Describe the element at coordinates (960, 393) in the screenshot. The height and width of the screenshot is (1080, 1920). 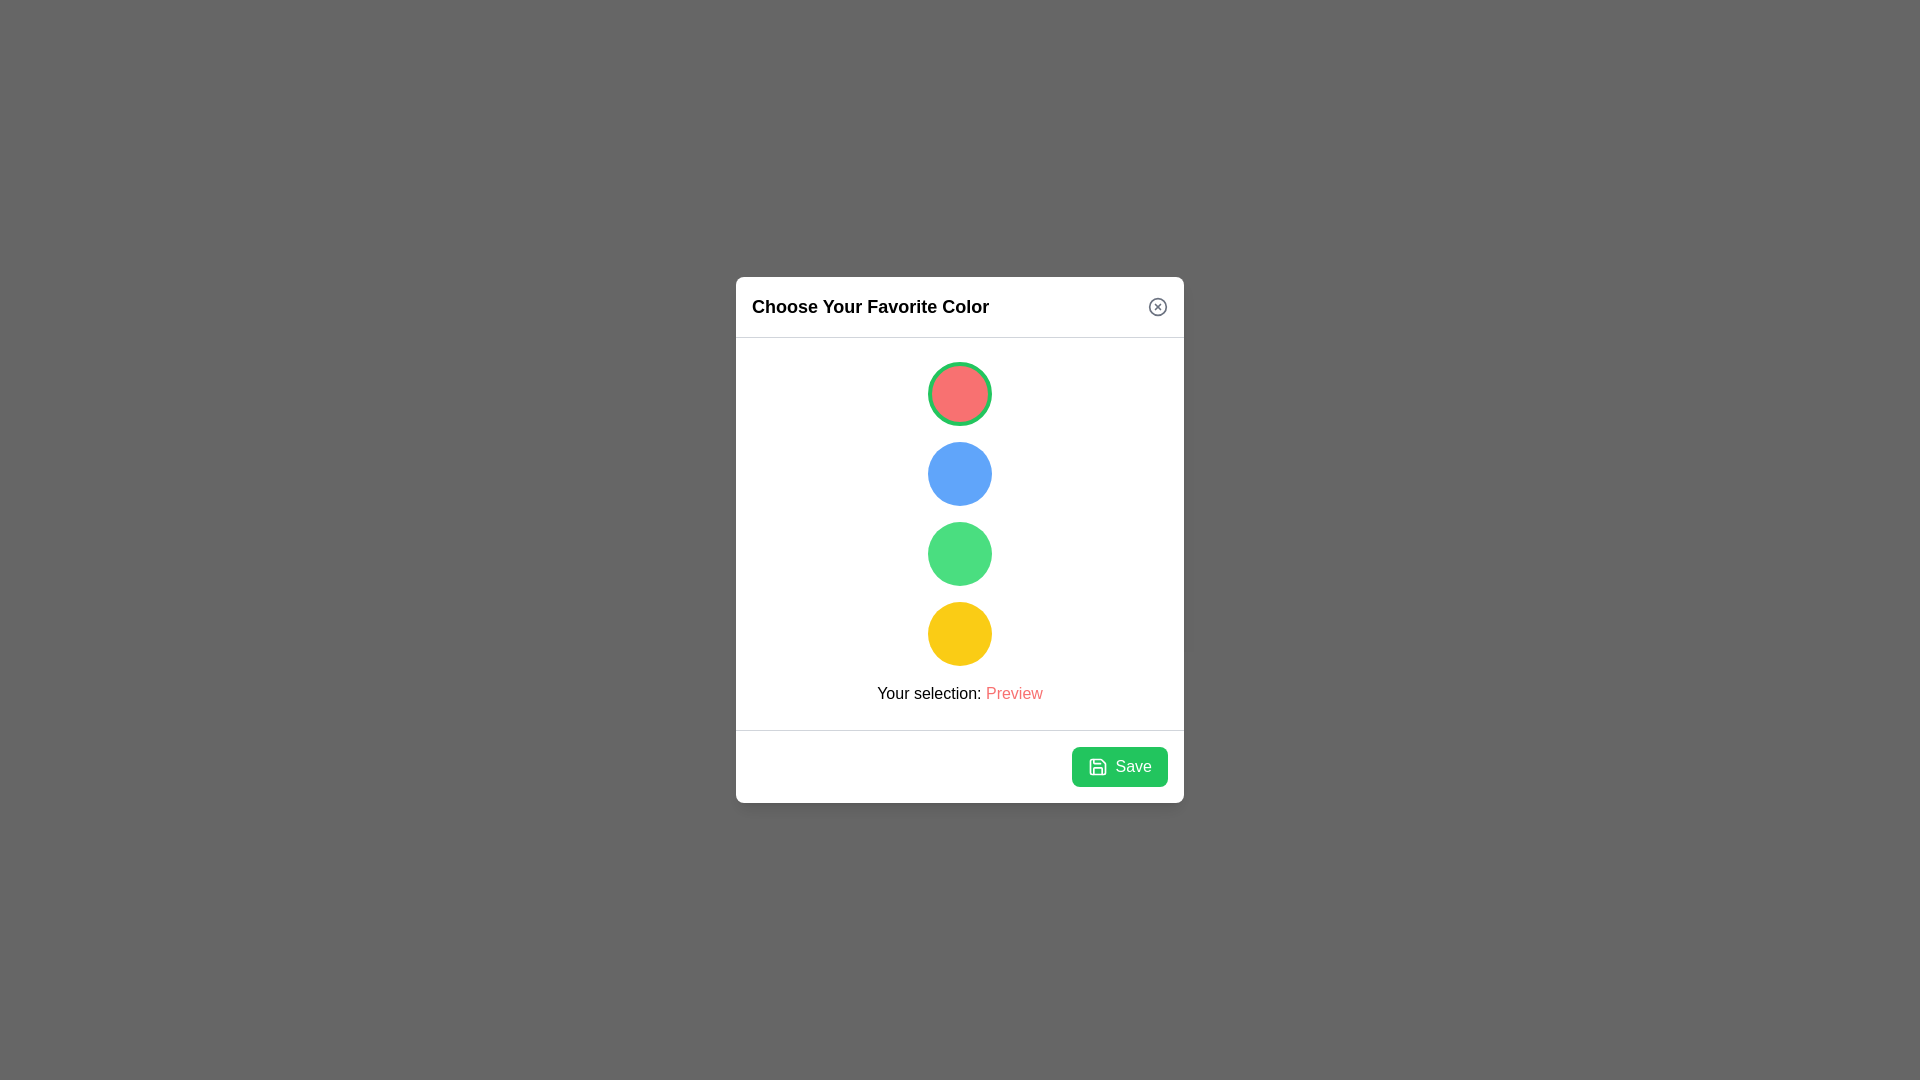
I see `the color circle corresponding to red` at that location.